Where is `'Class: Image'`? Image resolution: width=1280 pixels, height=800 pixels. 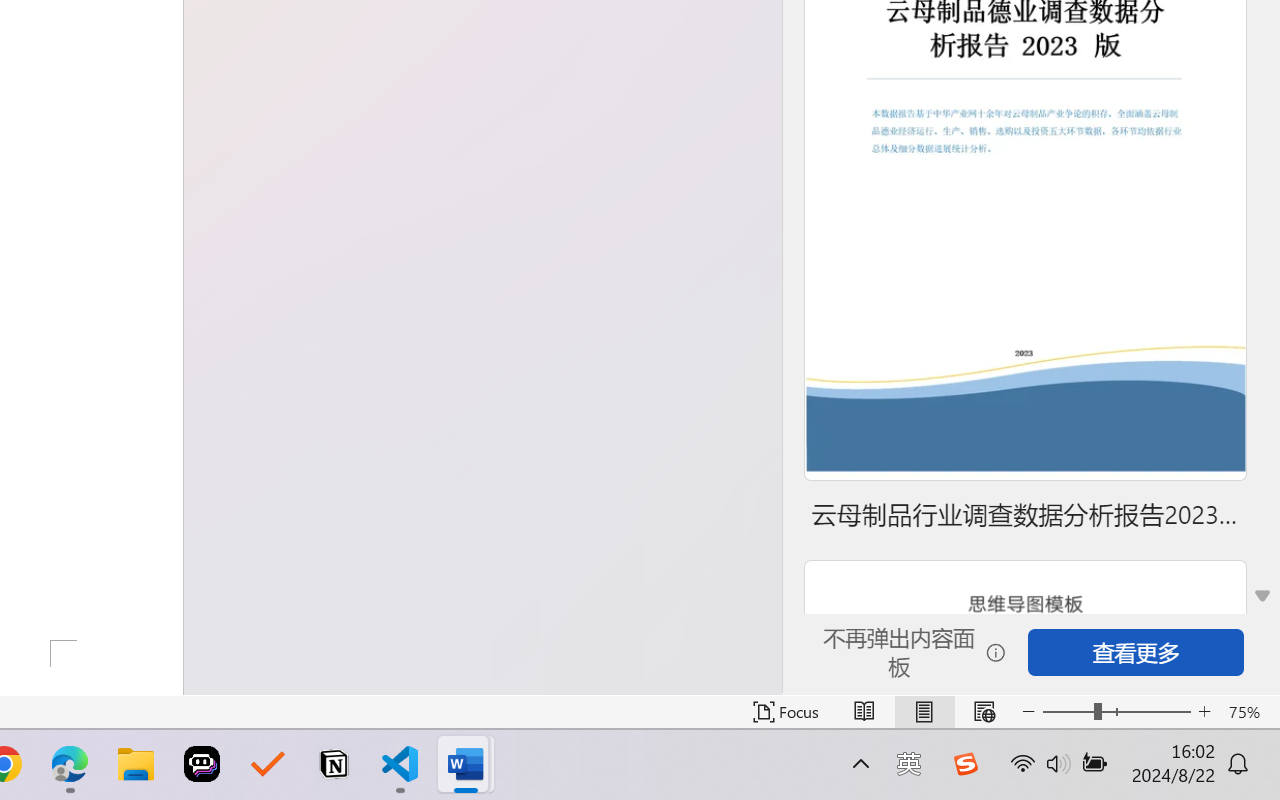
'Class: Image' is located at coordinates (965, 764).